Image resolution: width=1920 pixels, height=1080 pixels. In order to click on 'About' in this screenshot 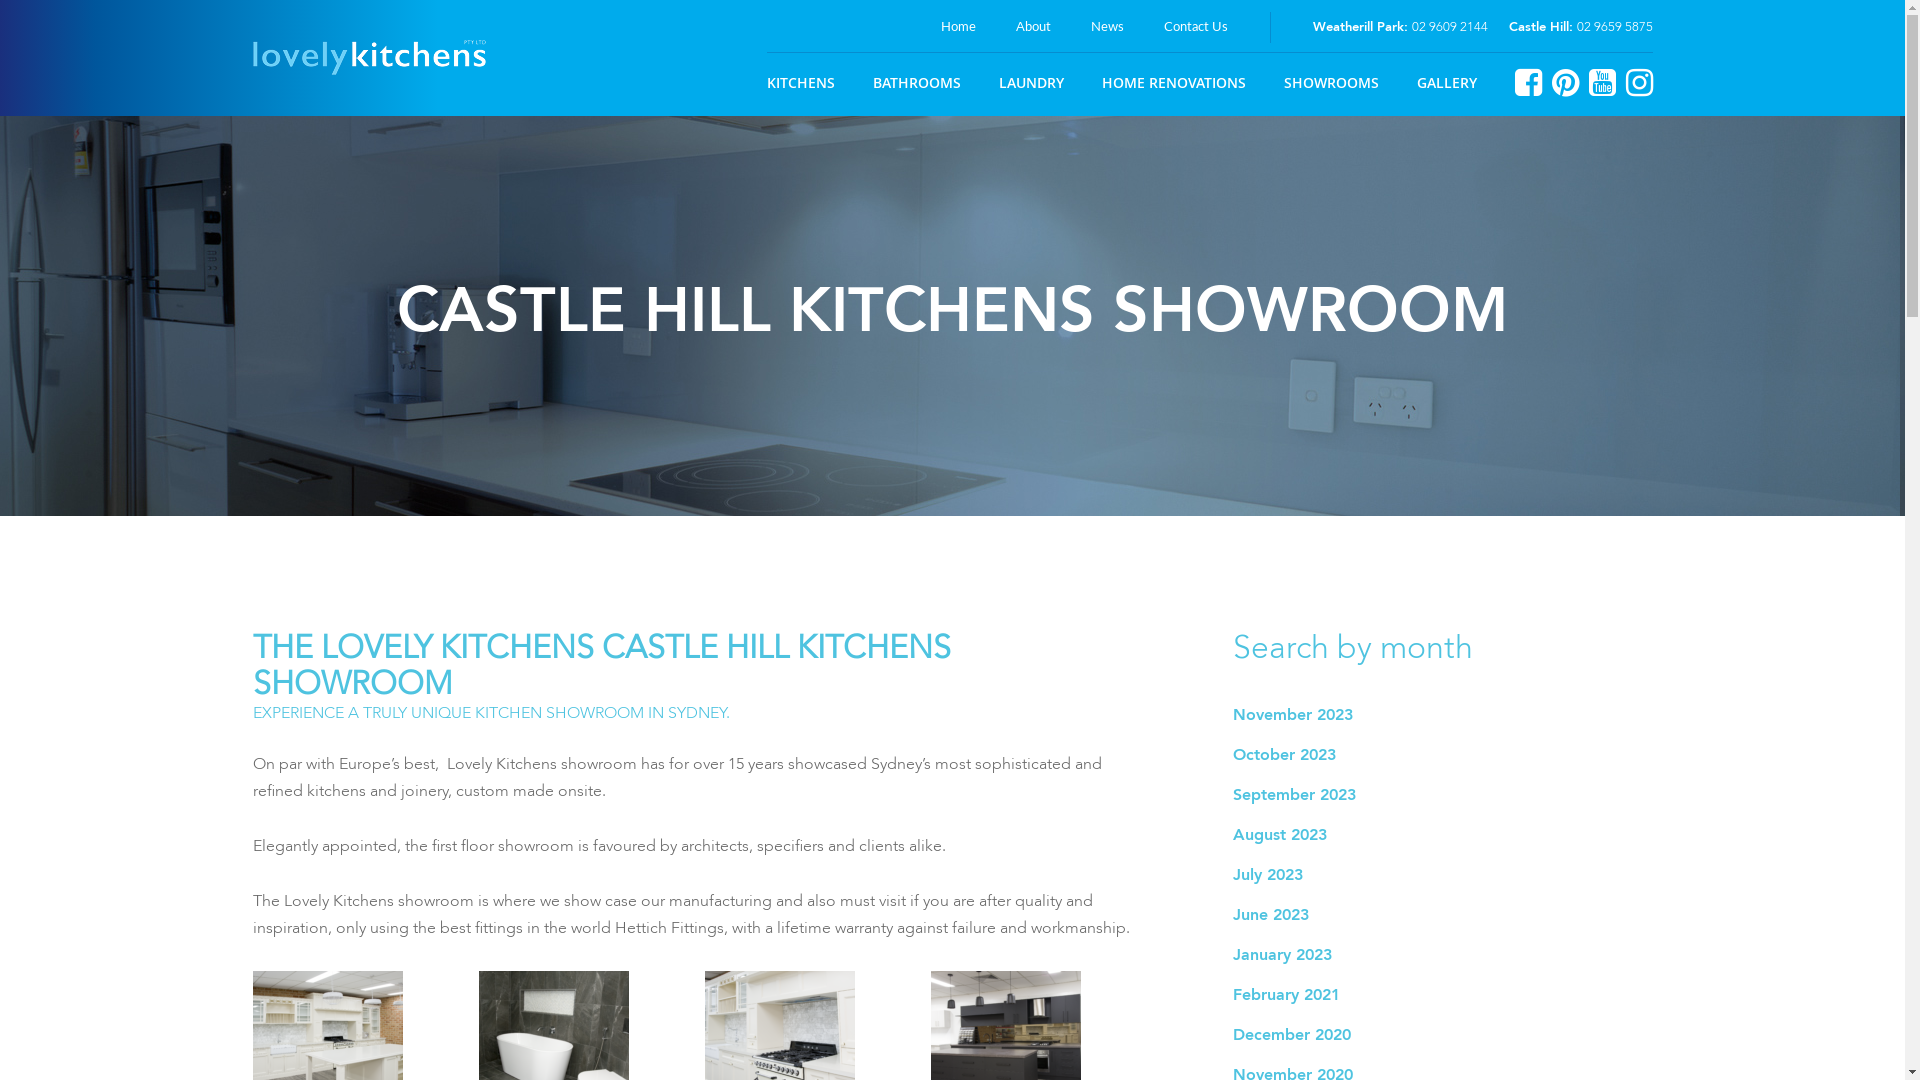, I will do `click(1033, 26)`.